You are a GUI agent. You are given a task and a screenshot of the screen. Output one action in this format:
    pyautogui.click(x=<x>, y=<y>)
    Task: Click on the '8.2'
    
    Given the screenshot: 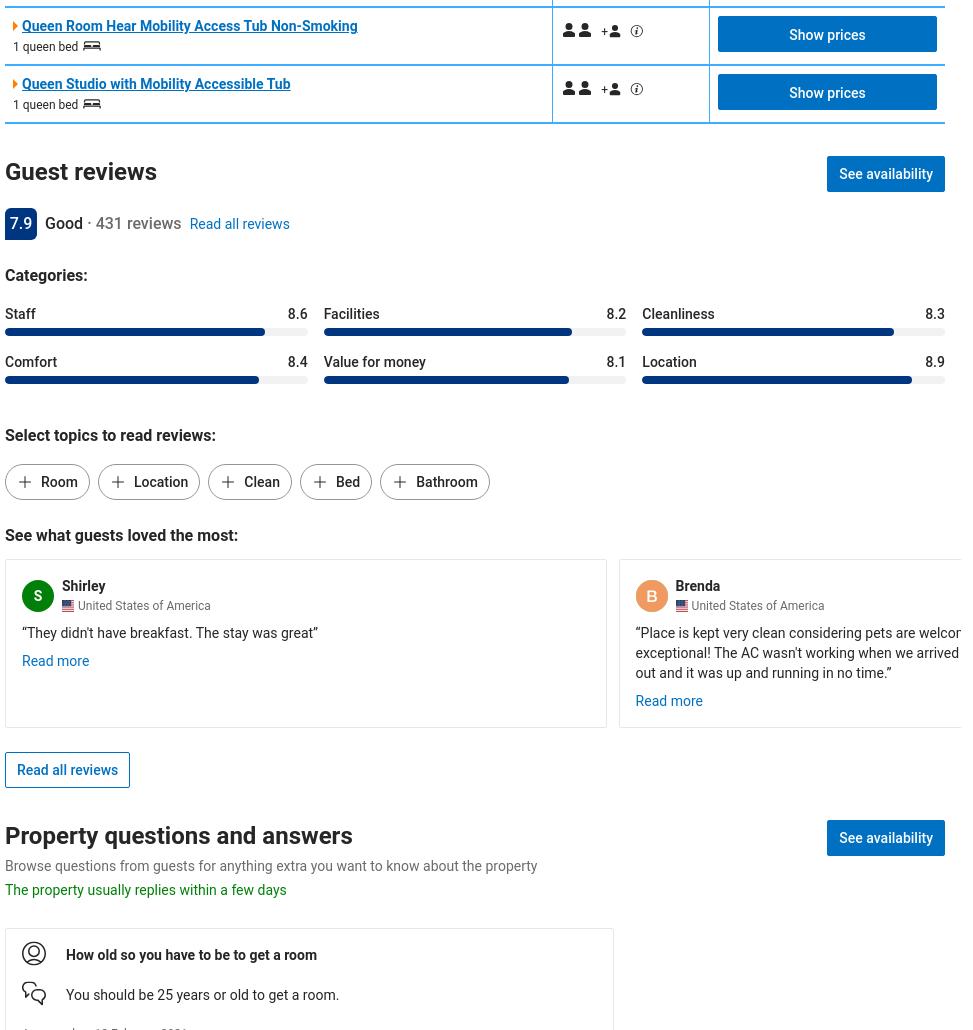 What is the action you would take?
    pyautogui.click(x=616, y=313)
    